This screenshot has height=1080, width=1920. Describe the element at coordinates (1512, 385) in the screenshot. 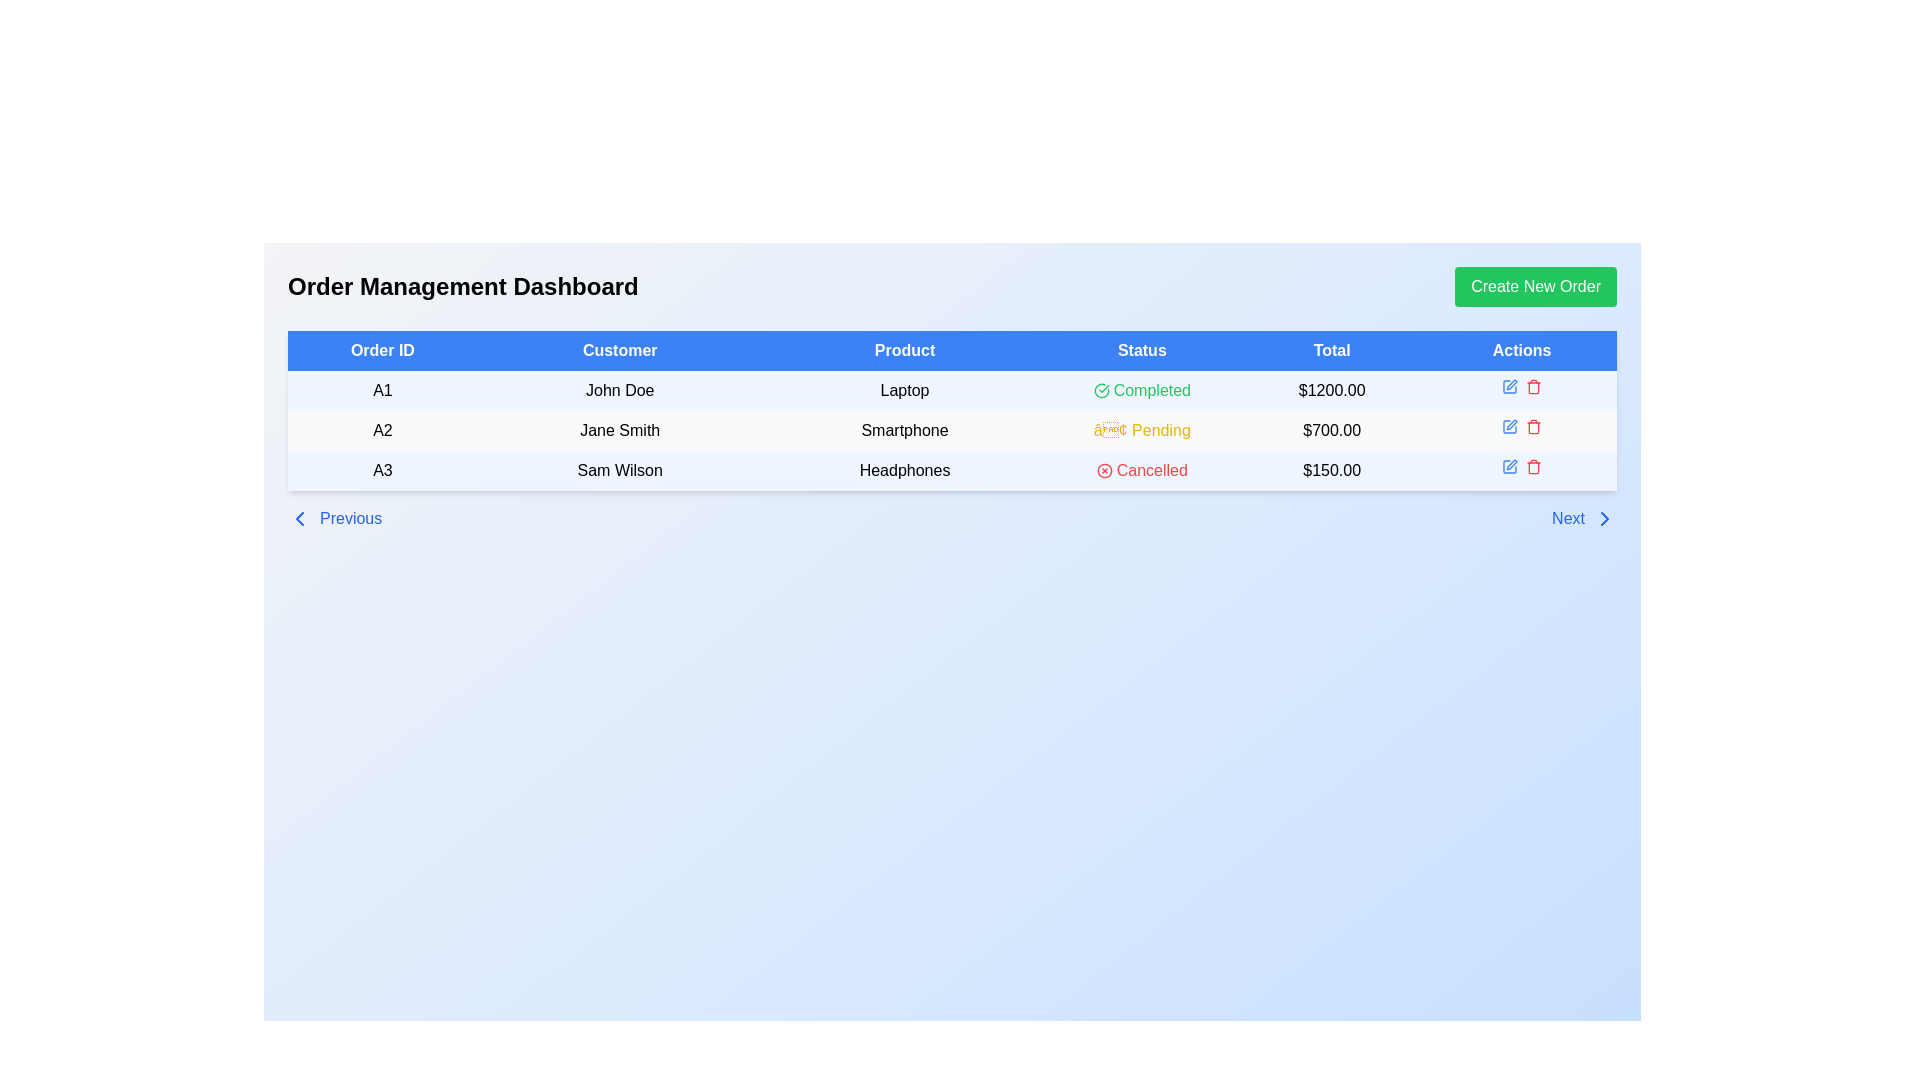

I see `the edit icon button located in the Actions column of the table` at that location.